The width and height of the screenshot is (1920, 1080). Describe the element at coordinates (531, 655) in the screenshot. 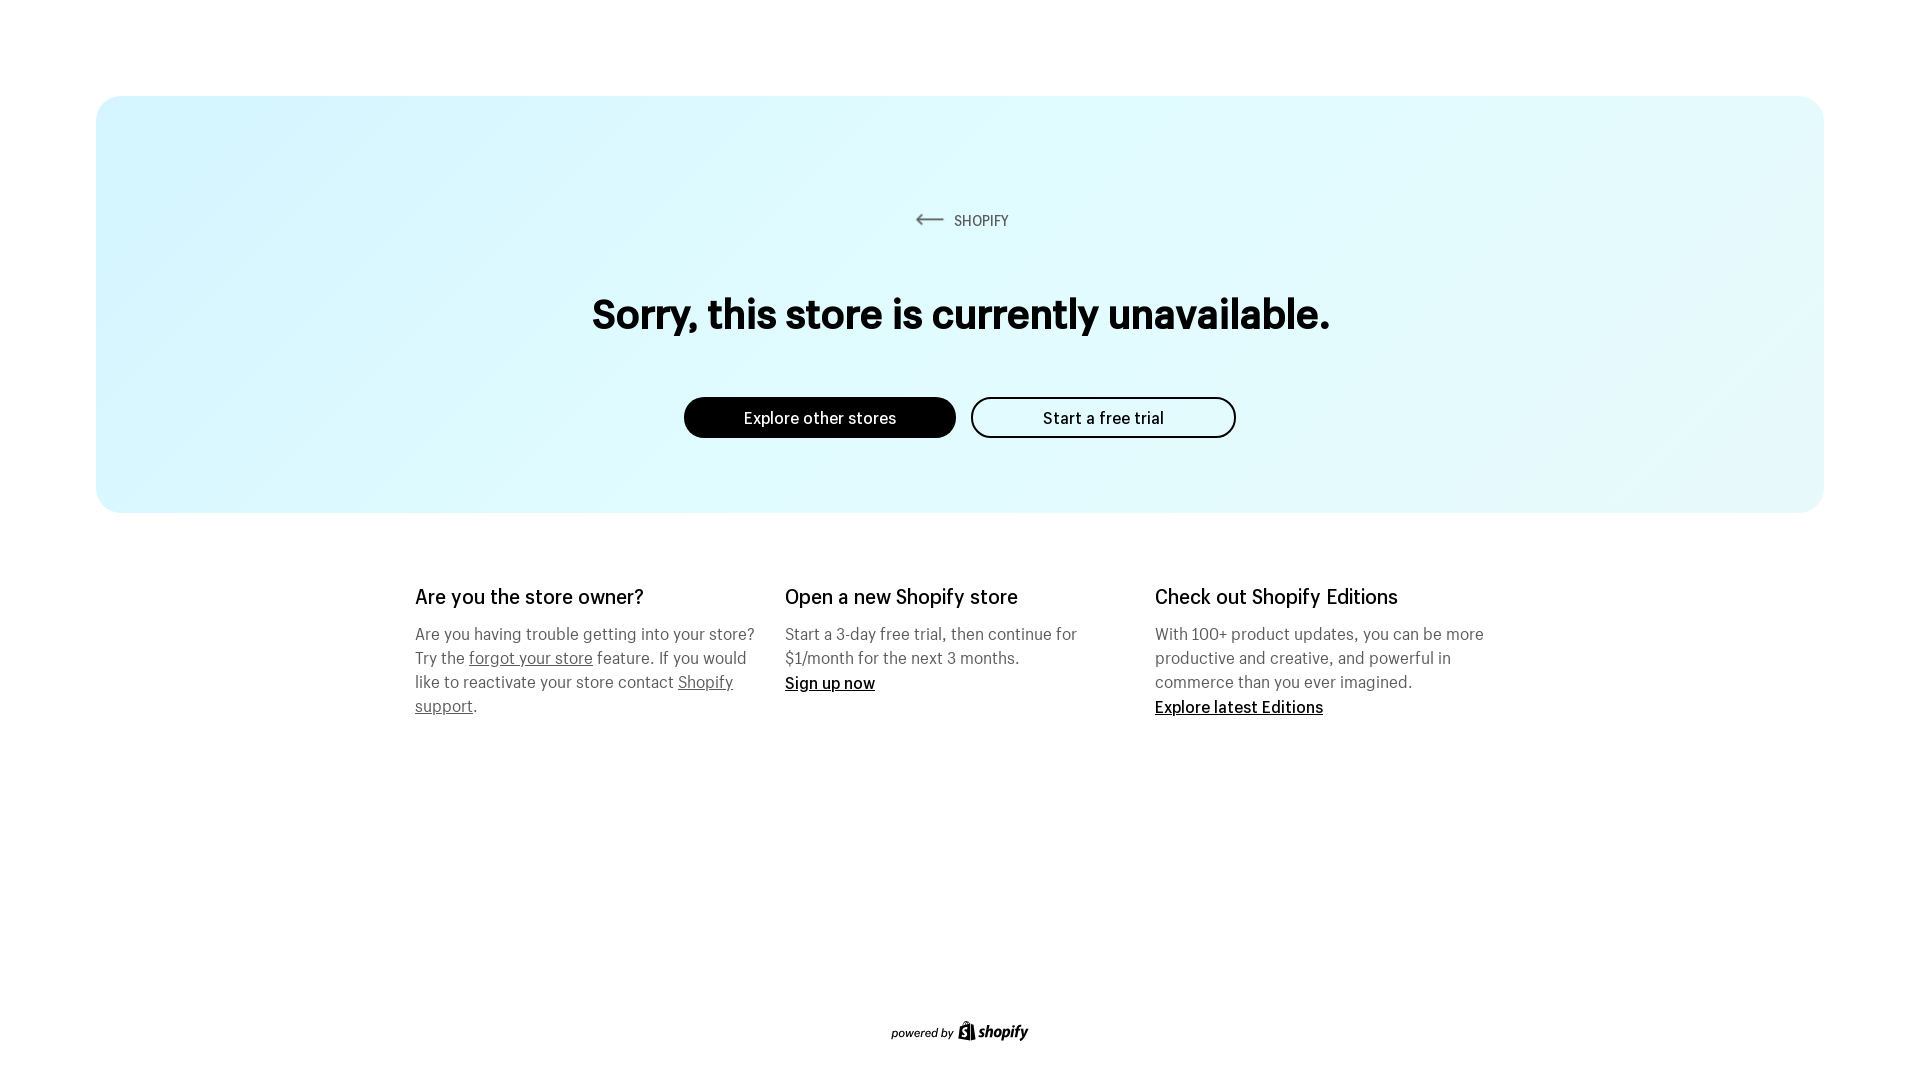

I see `'forgot your store'` at that location.